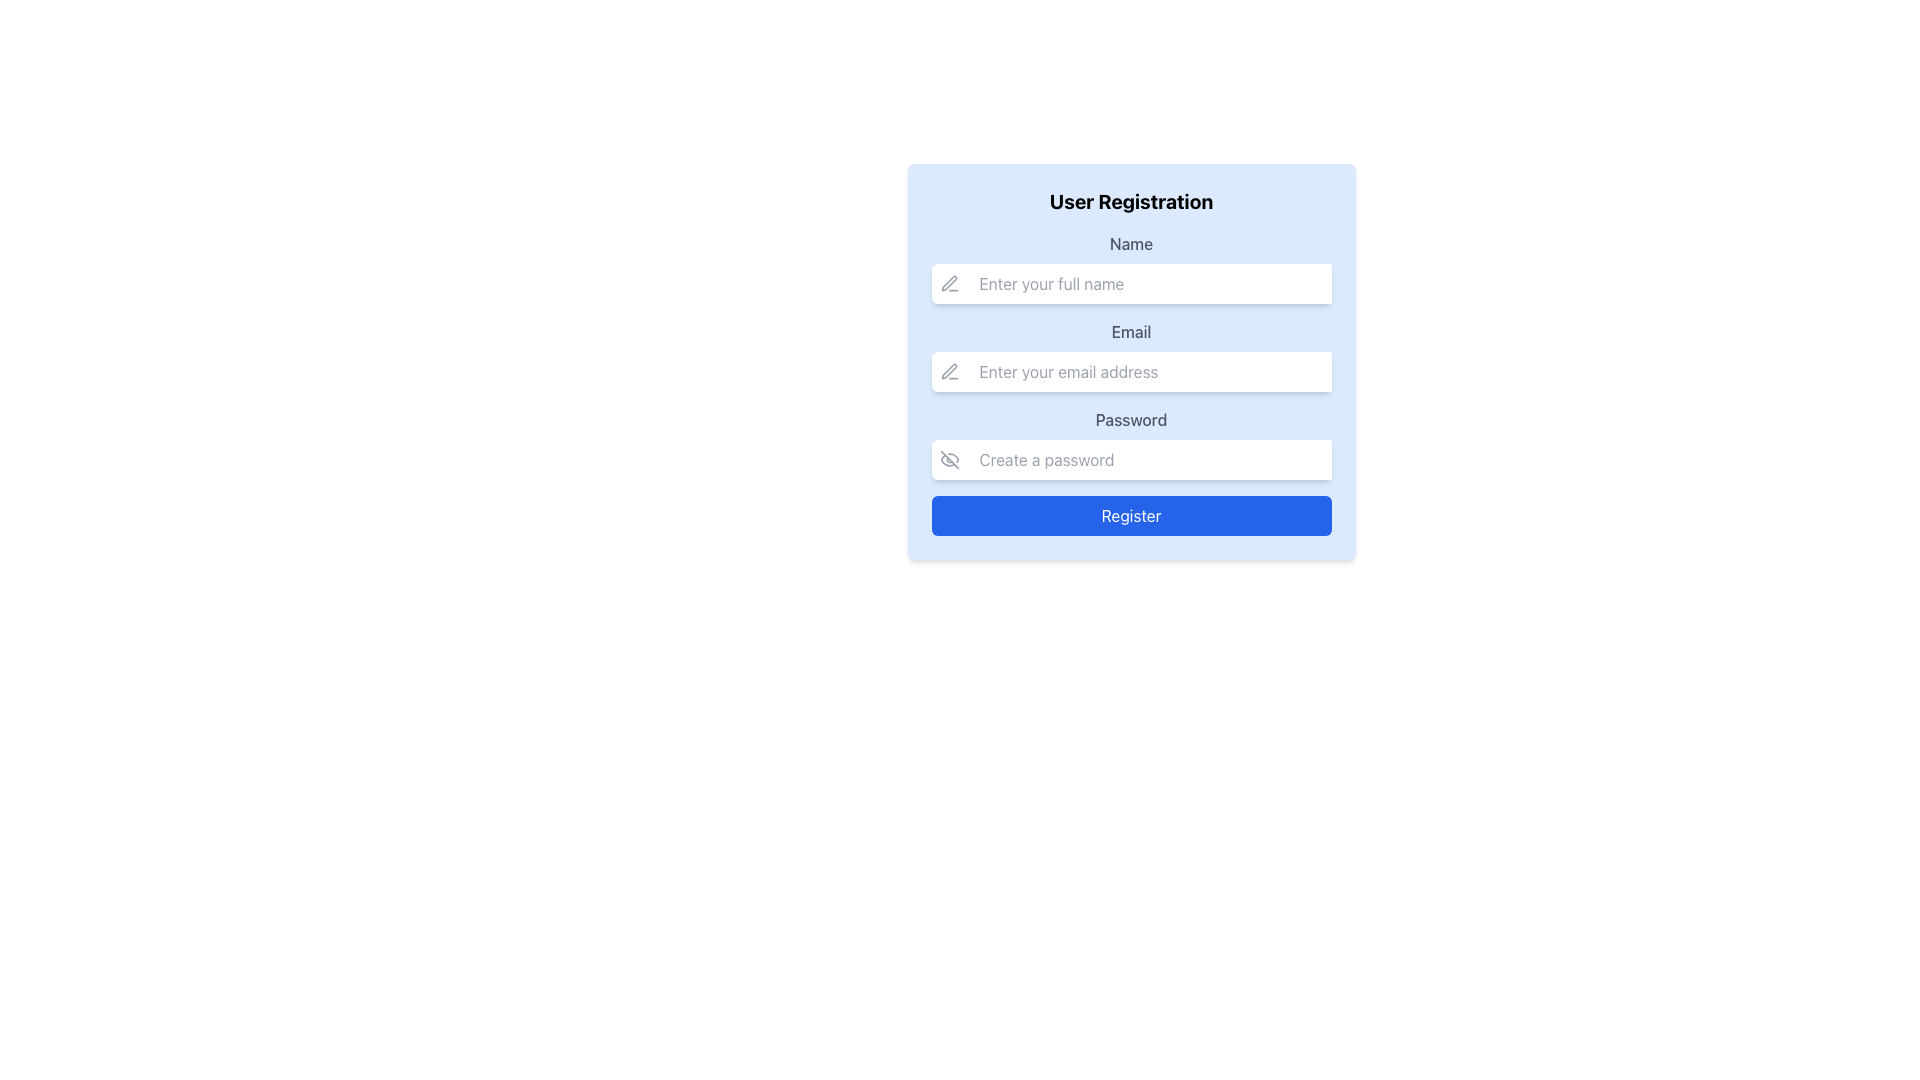 The image size is (1920, 1080). What do you see at coordinates (1131, 330) in the screenshot?
I see `the label element that guides users on the expected input for the email field, located in the center of the registration form above the email input field` at bounding box center [1131, 330].